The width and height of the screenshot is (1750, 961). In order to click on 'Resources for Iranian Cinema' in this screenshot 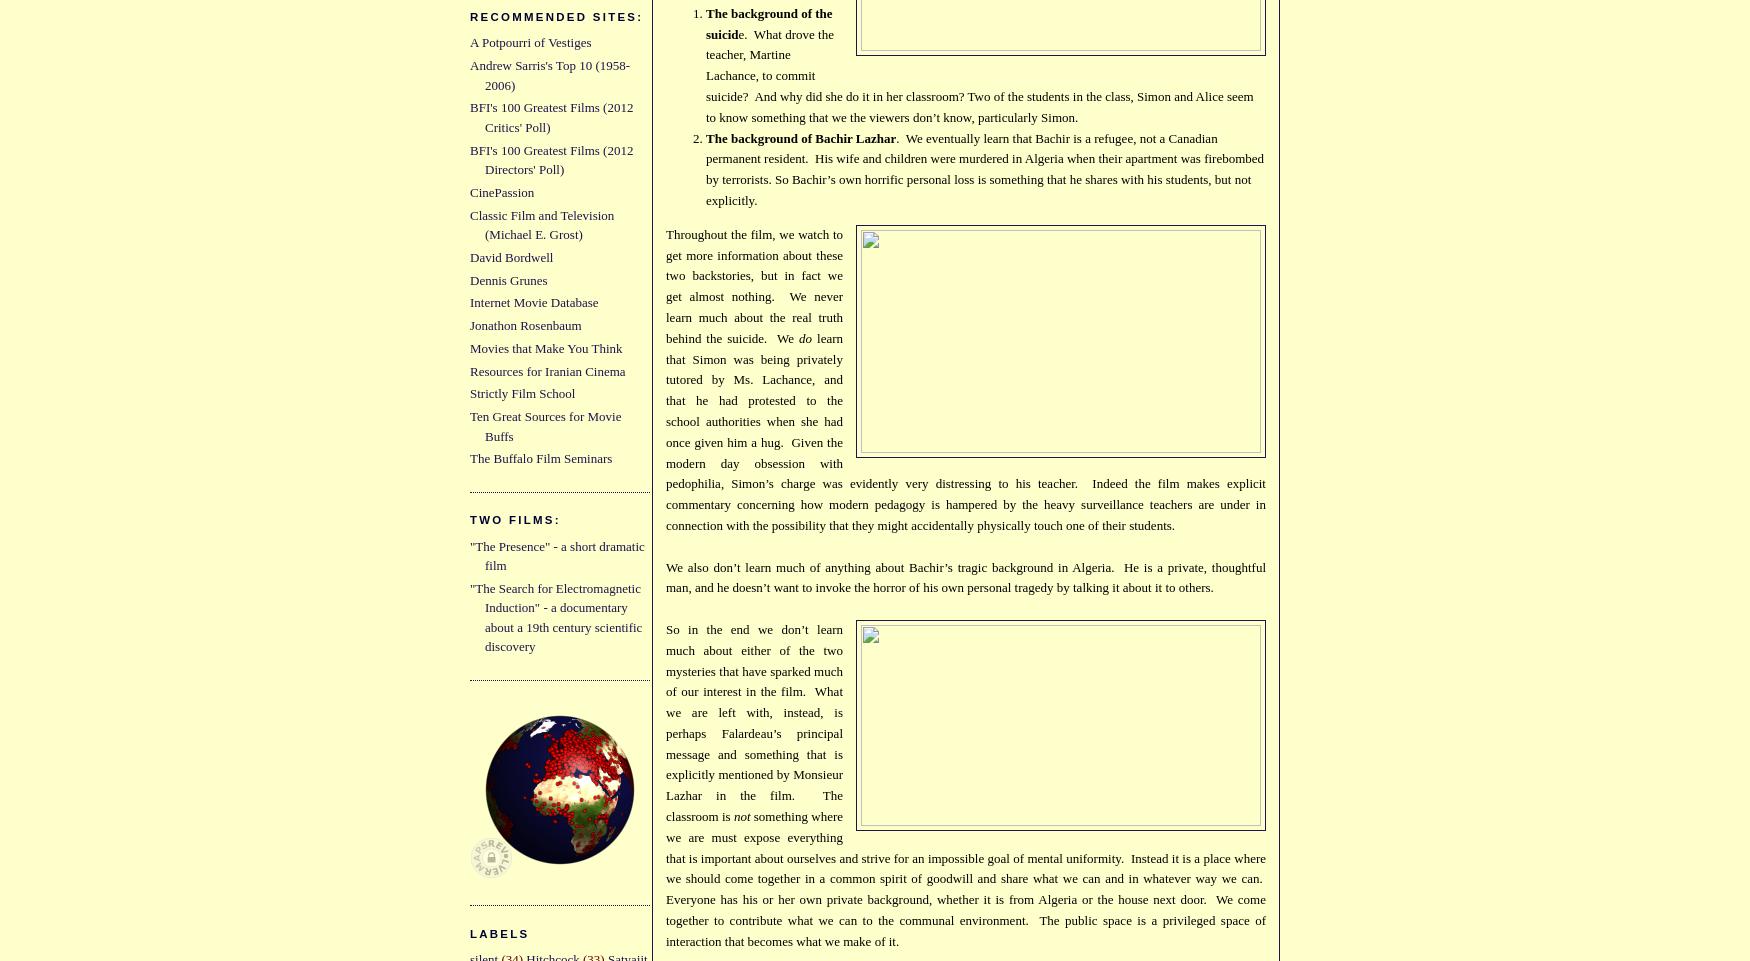, I will do `click(546, 369)`.